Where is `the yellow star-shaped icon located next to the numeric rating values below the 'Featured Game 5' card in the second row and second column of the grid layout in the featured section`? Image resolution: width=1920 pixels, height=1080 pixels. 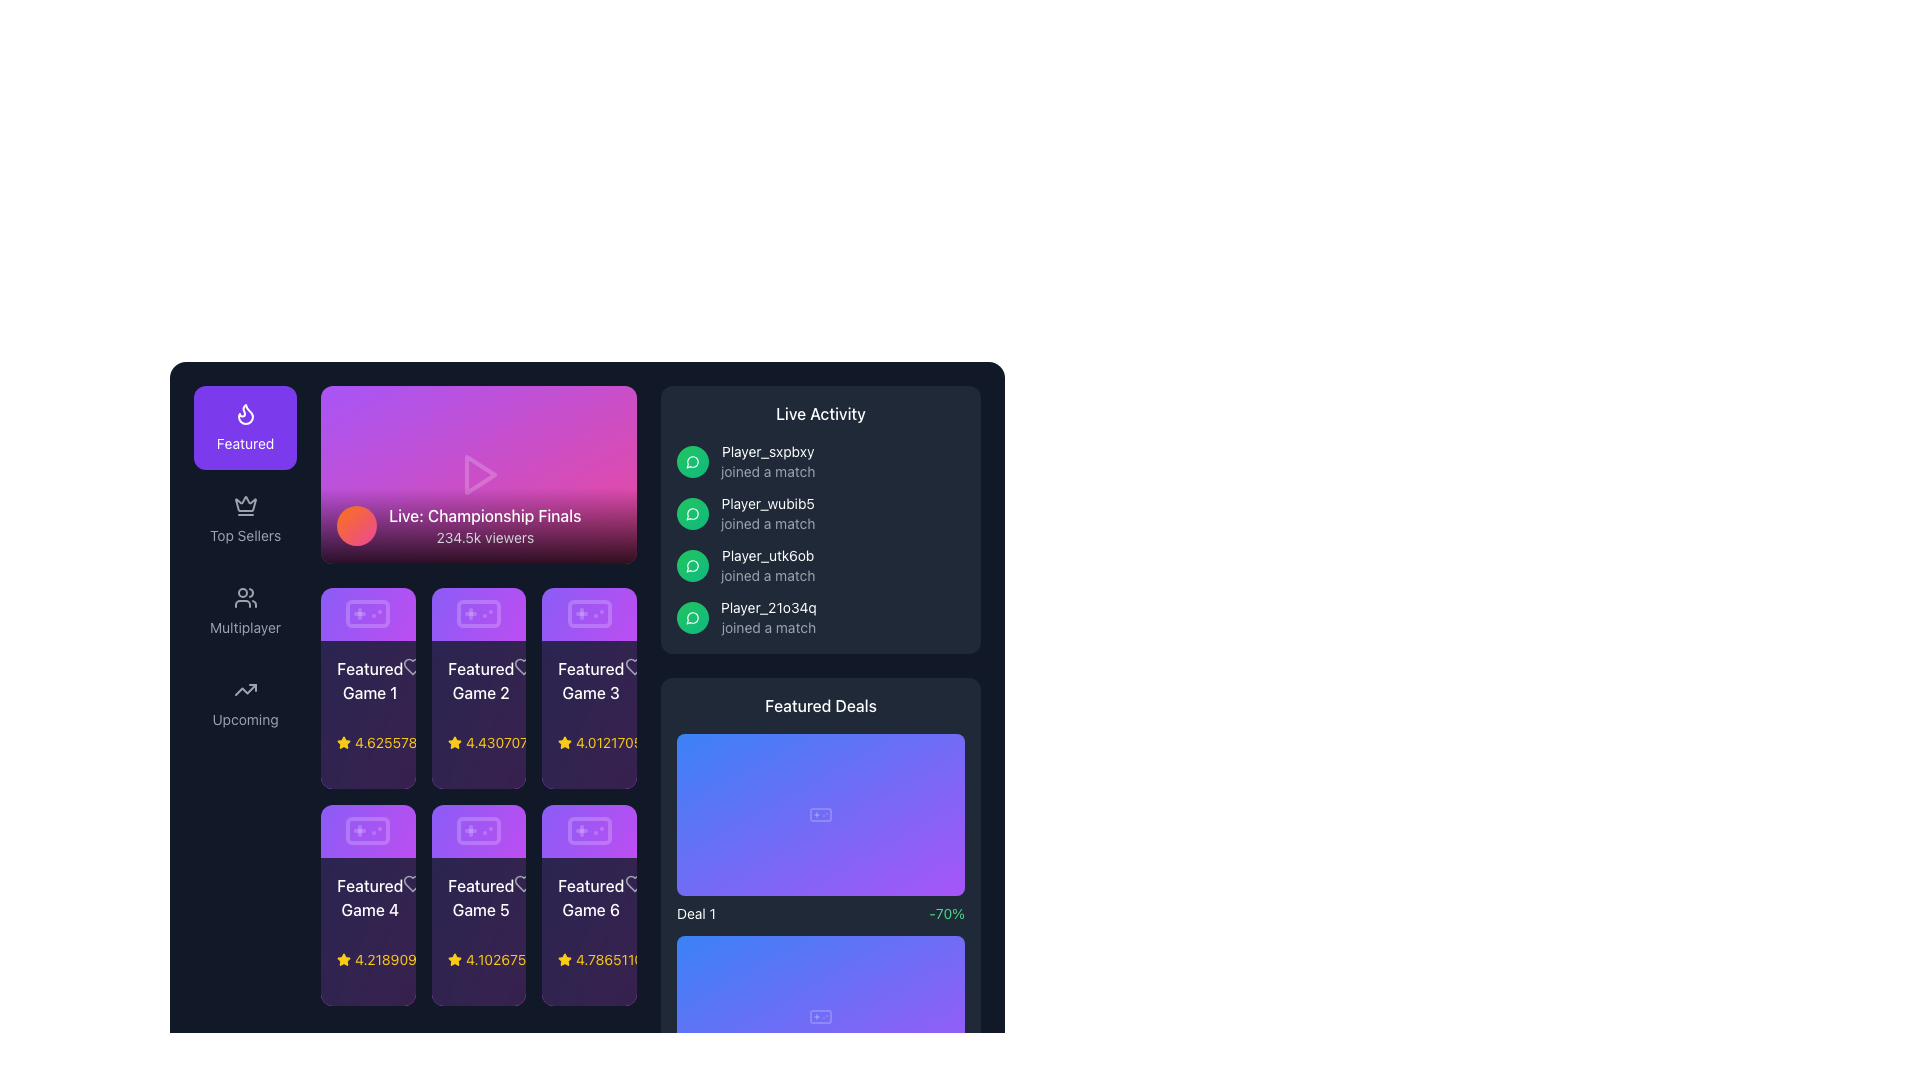 the yellow star-shaped icon located next to the numeric rating values below the 'Featured Game 5' card in the second row and second column of the grid layout in the featured section is located at coordinates (344, 742).